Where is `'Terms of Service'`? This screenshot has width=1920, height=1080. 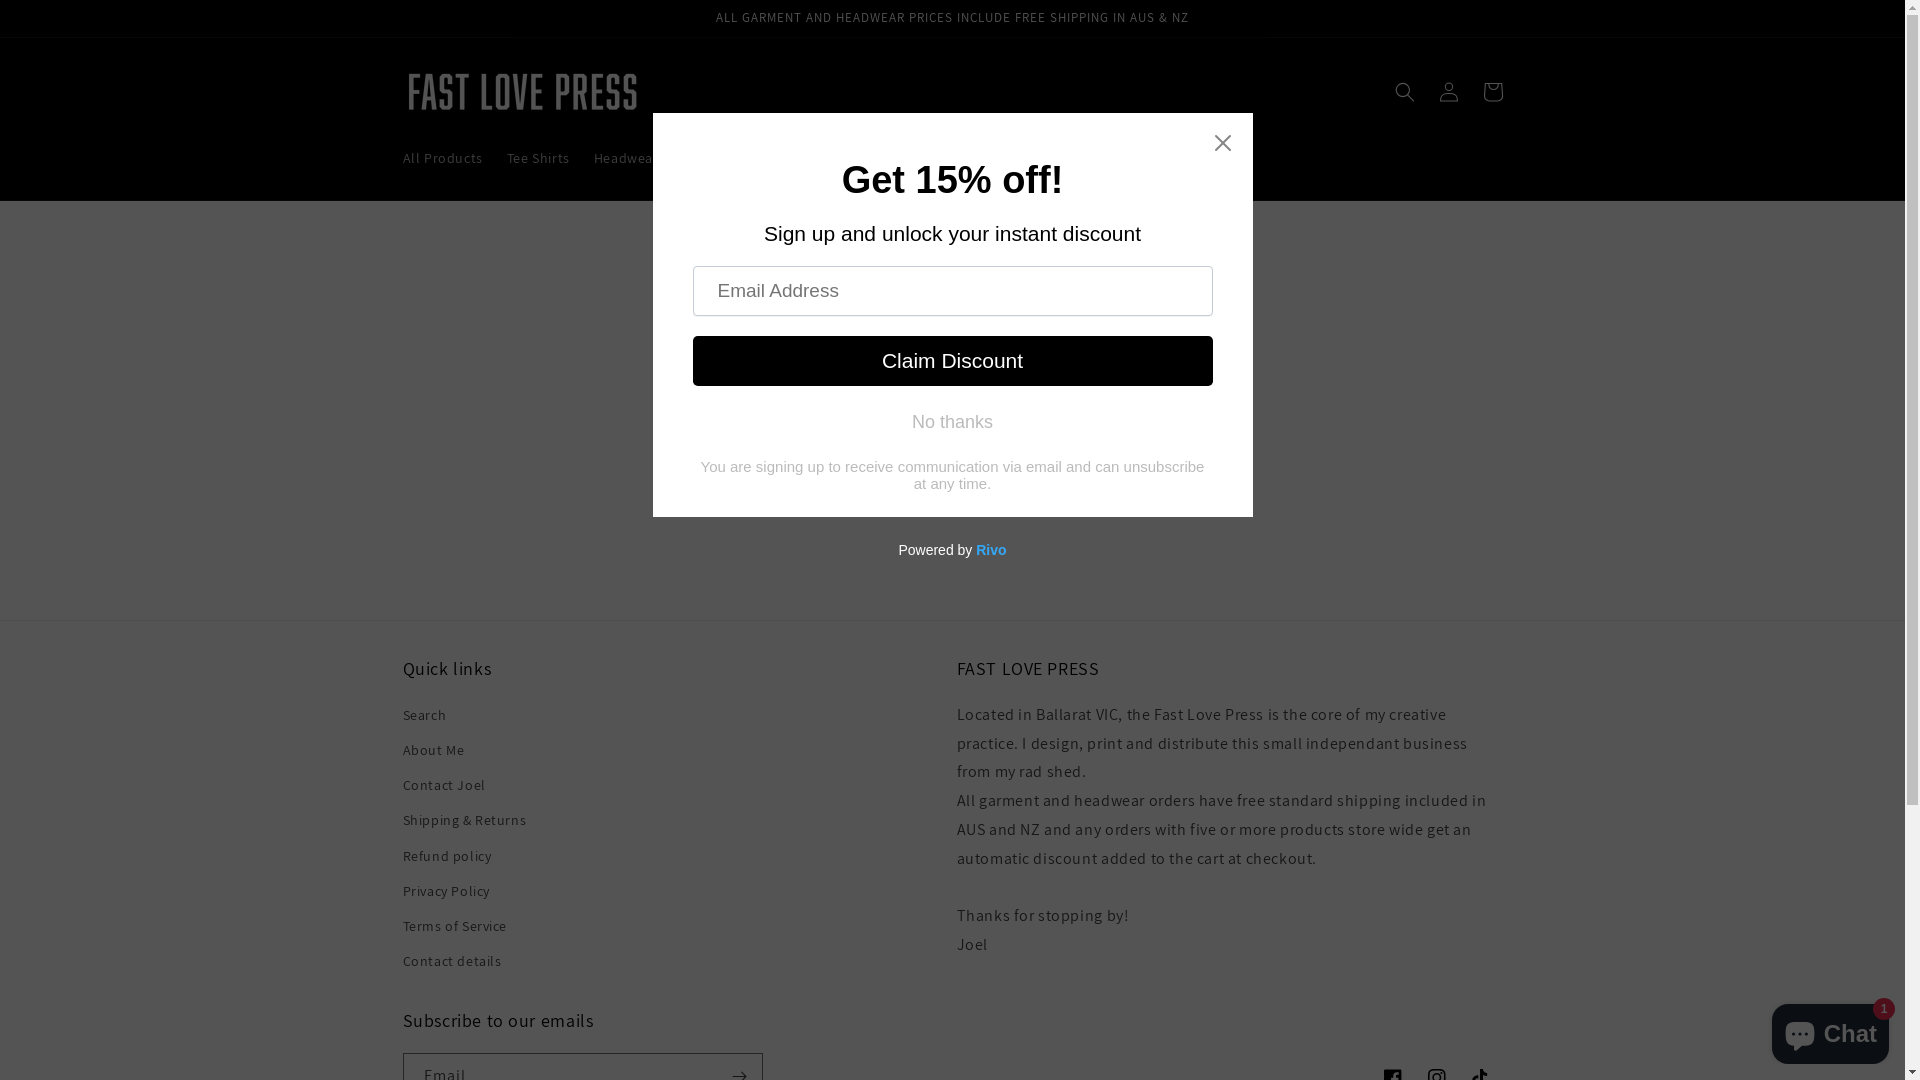 'Terms of Service' is located at coordinates (453, 926).